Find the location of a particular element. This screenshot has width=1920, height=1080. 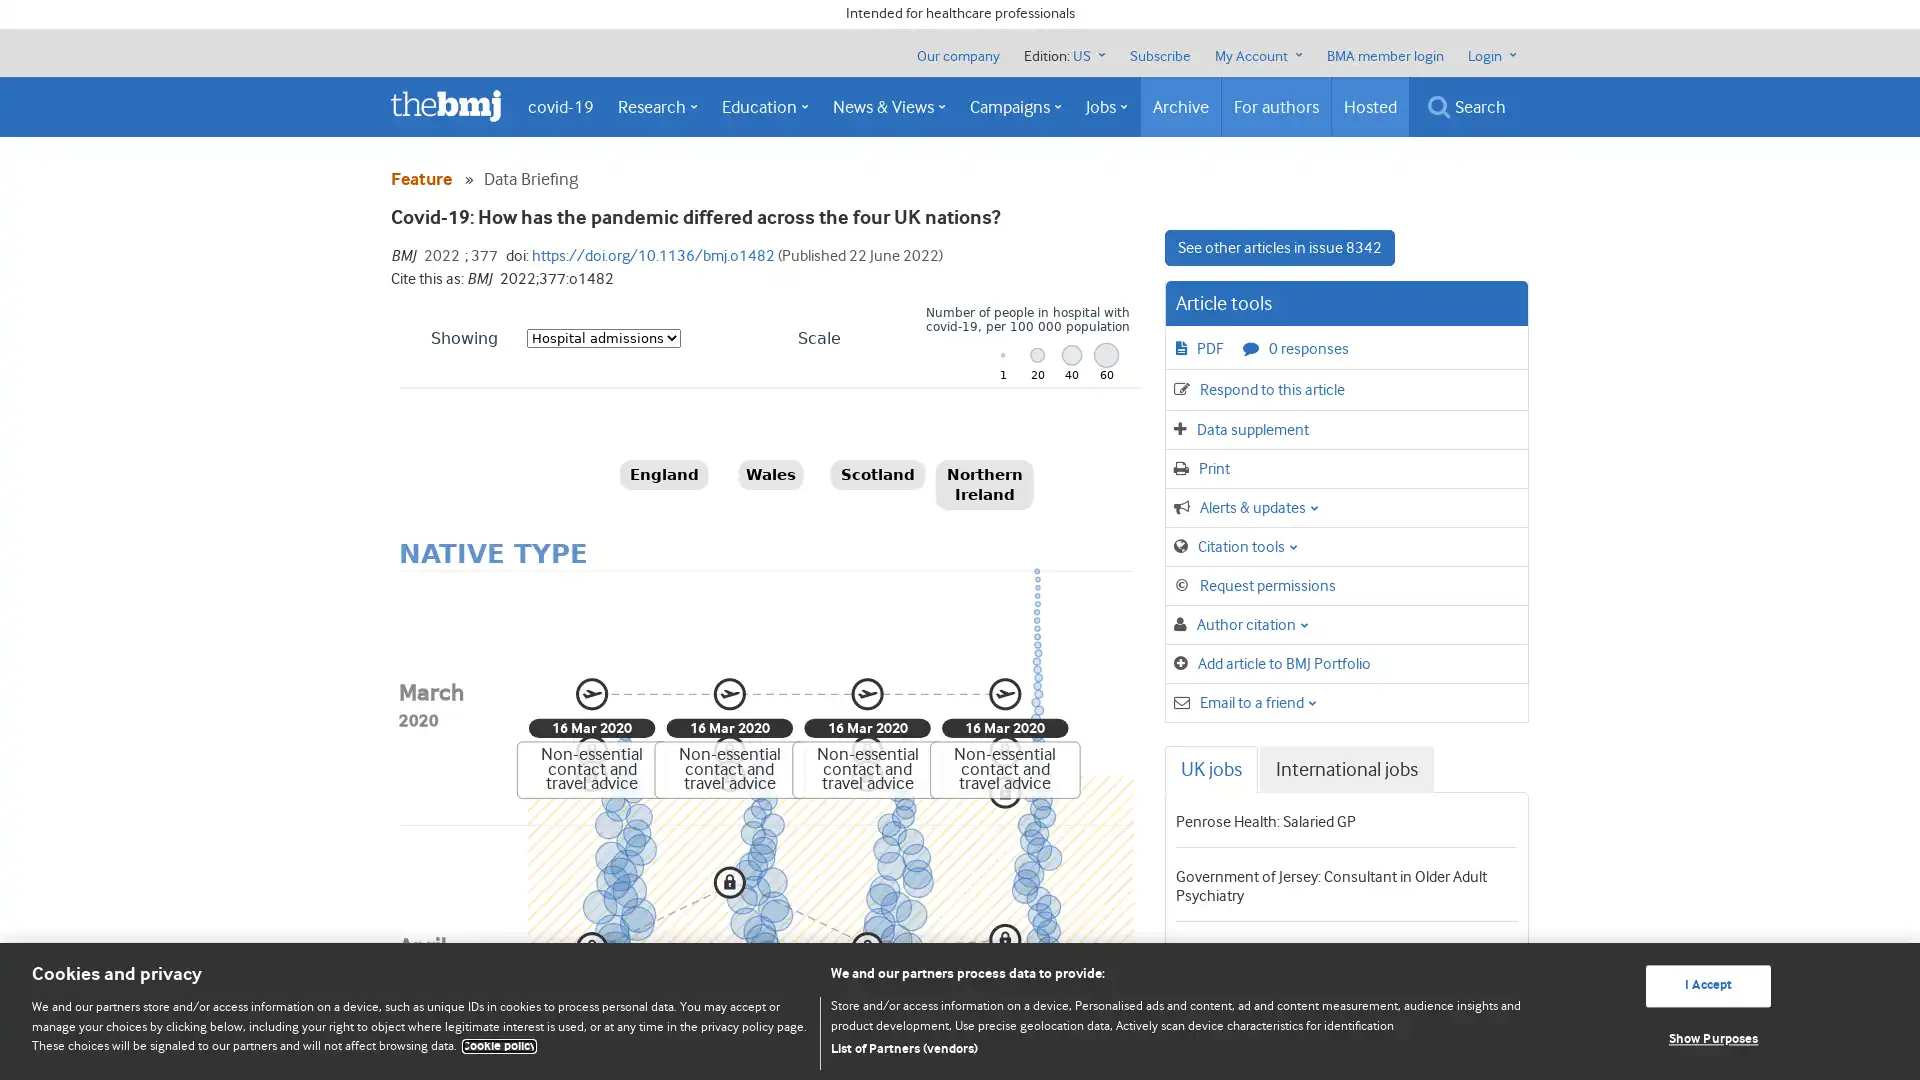

Citation tools is located at coordinates (1245, 547).